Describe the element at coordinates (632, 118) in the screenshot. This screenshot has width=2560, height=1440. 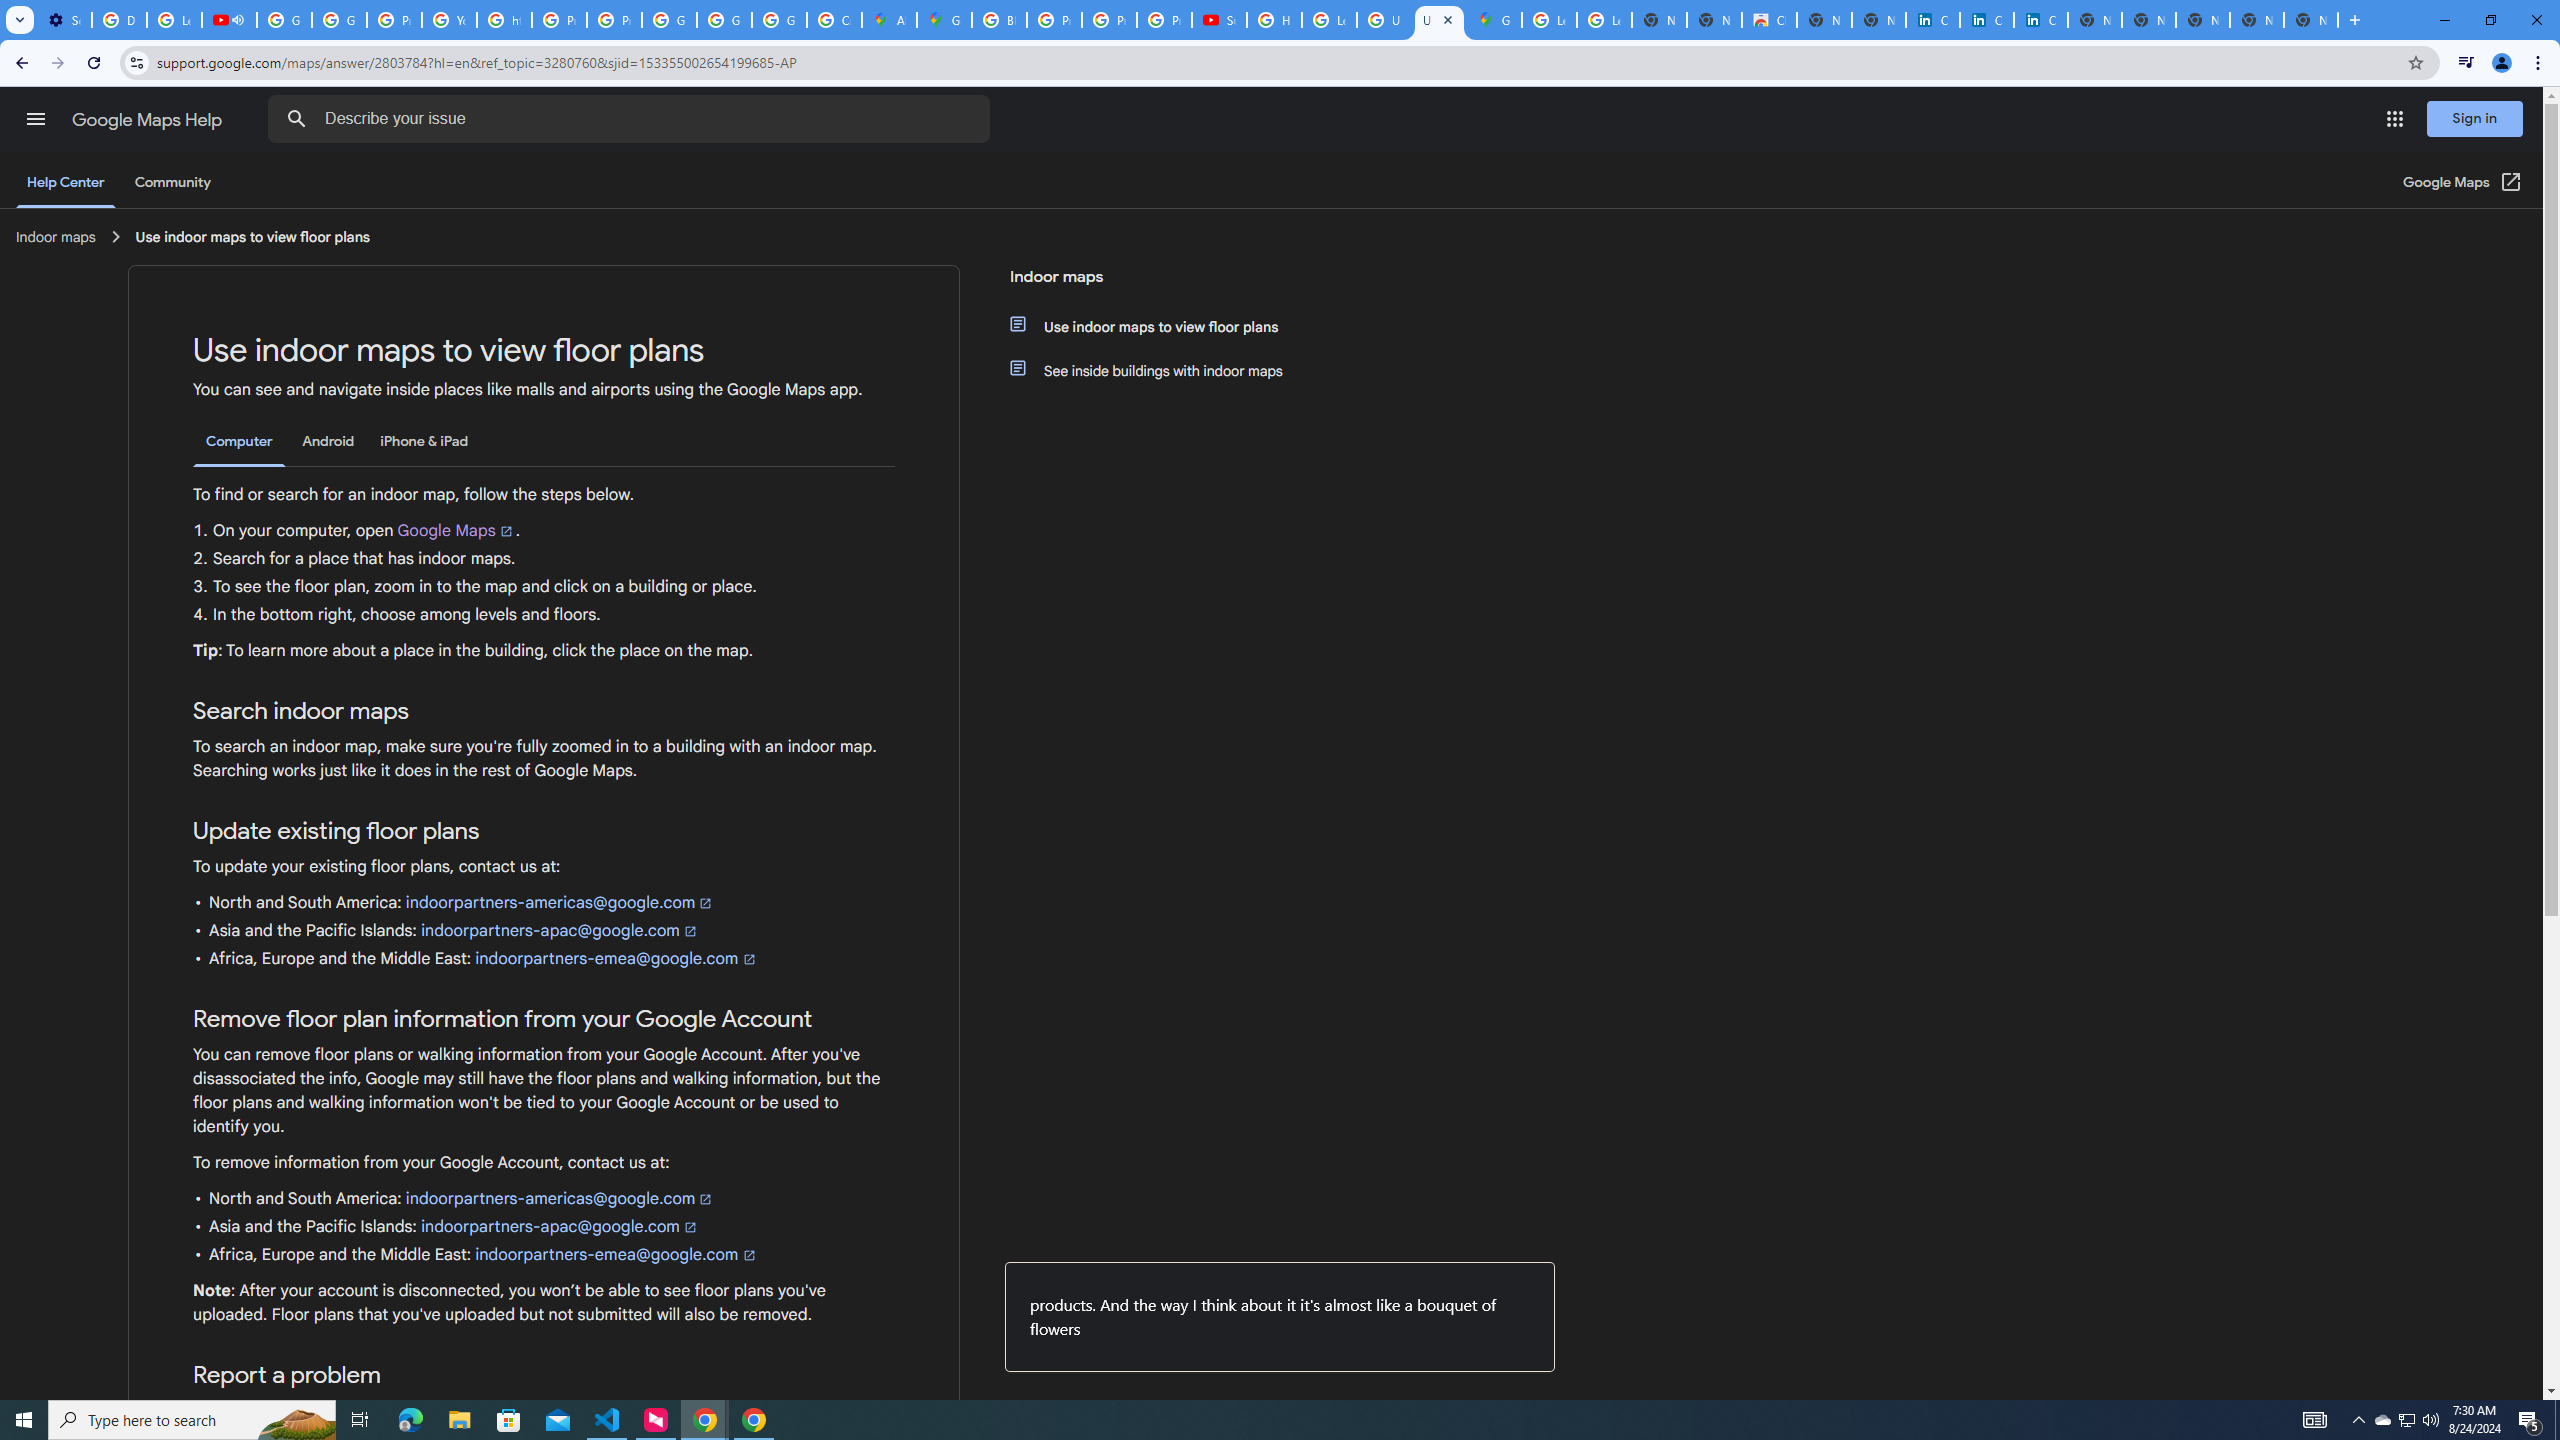
I see `'Describe your issue'` at that location.